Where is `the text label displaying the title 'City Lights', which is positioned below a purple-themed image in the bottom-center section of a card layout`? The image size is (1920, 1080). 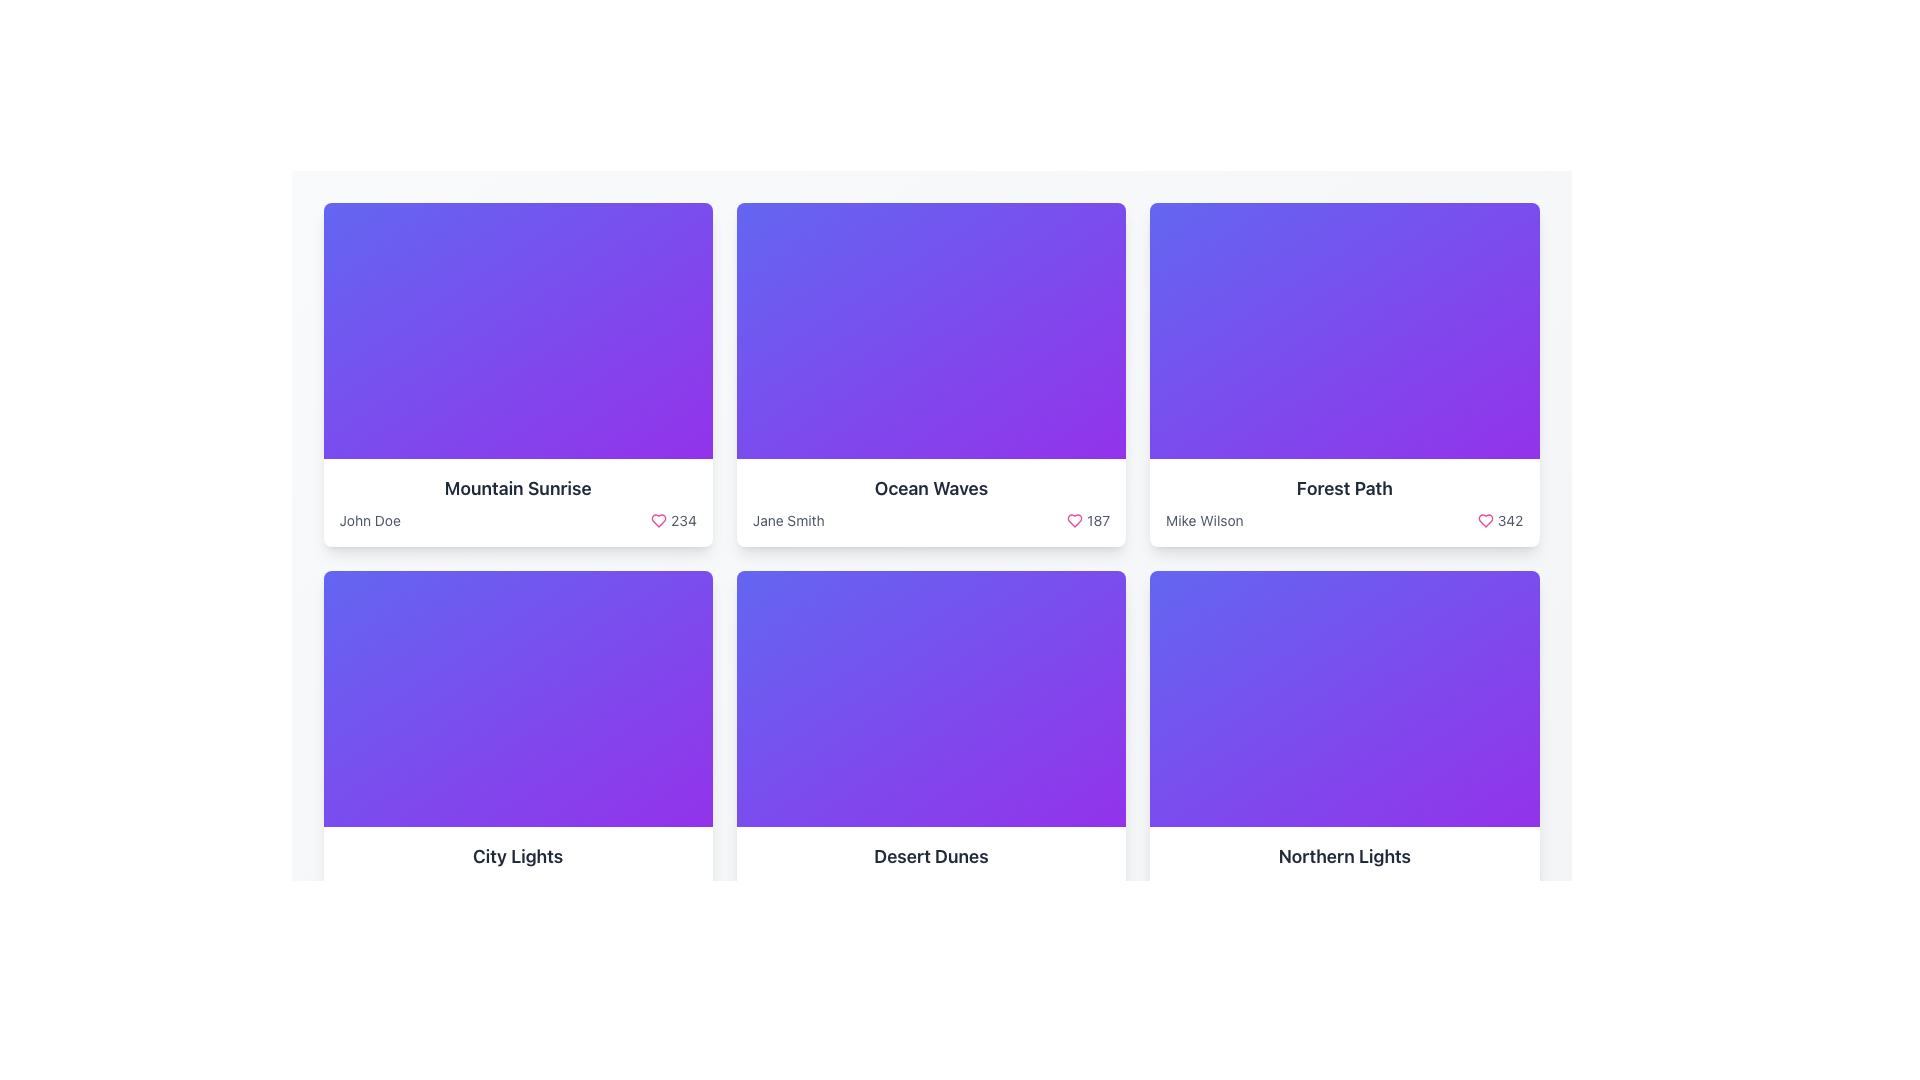
the text label displaying the title 'City Lights', which is positioned below a purple-themed image in the bottom-center section of a card layout is located at coordinates (518, 855).